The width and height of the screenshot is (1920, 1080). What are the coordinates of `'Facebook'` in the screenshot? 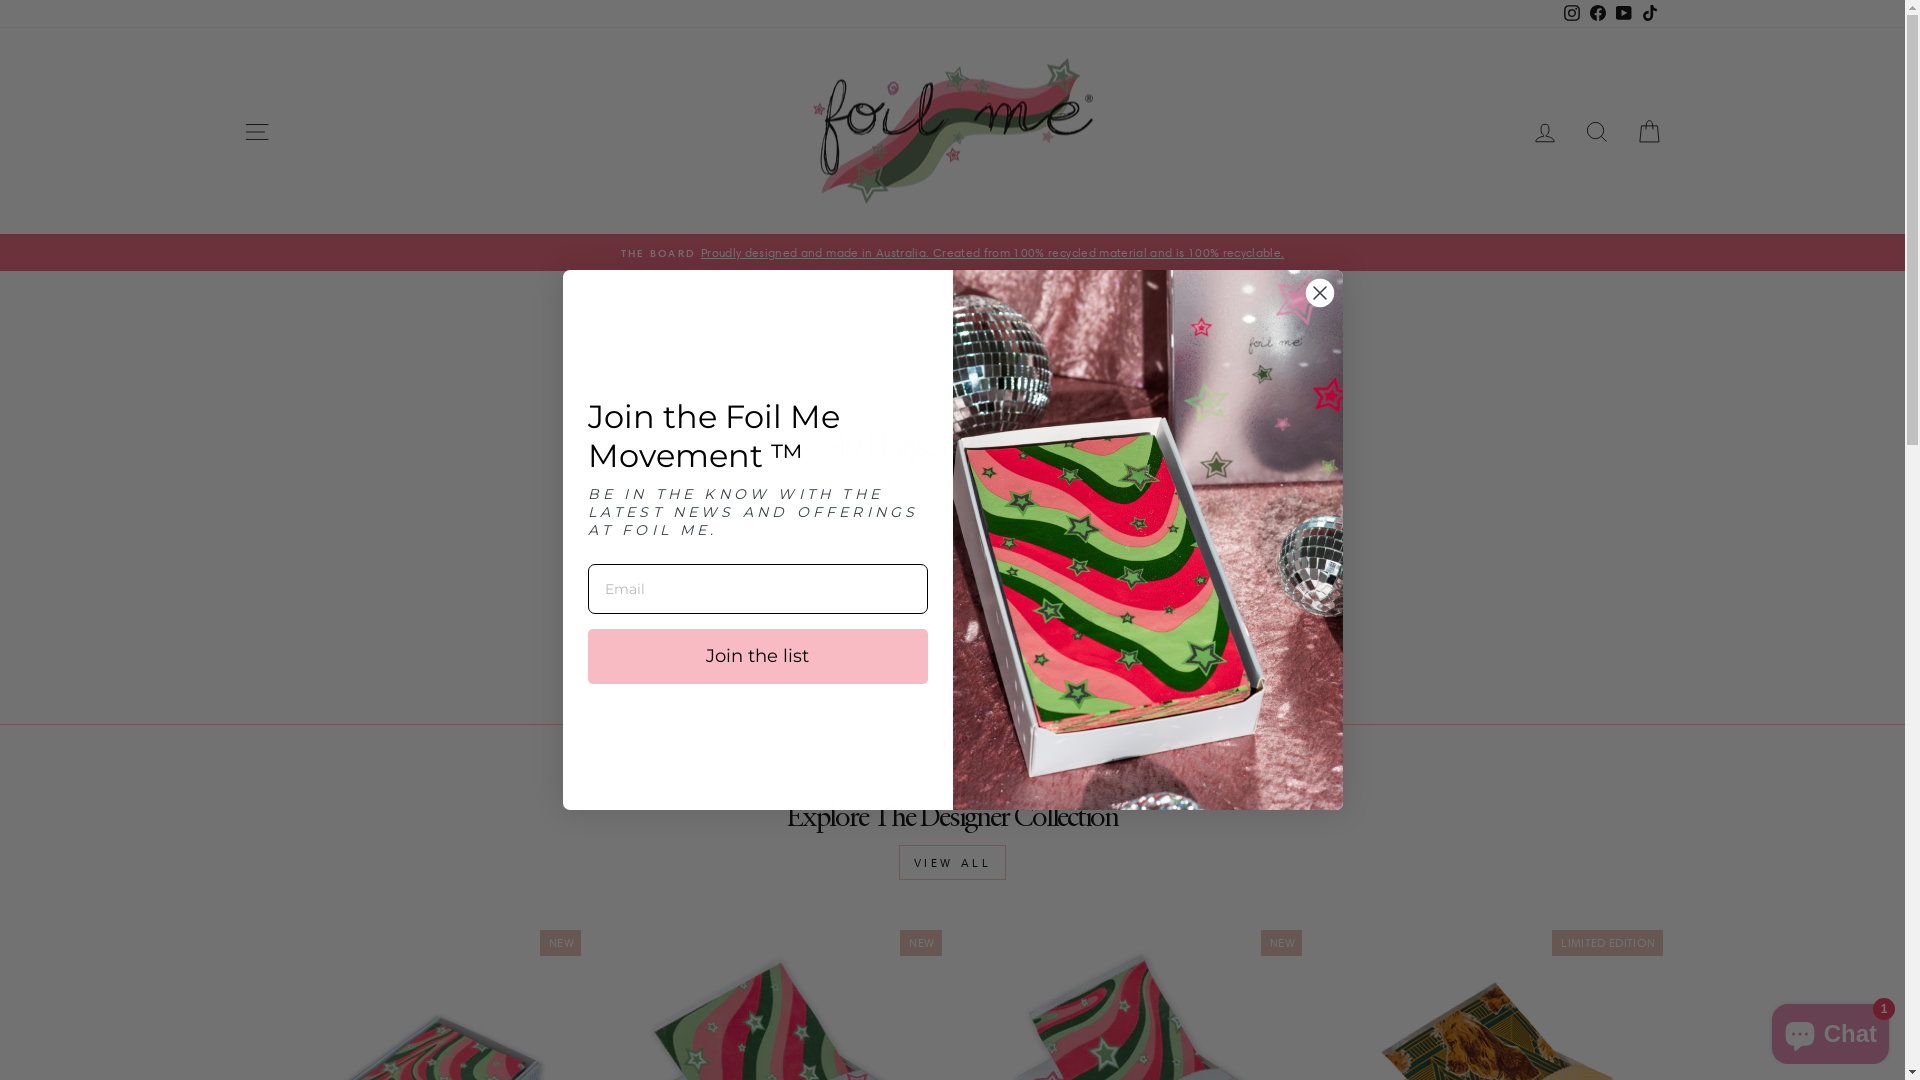 It's located at (1583, 14).